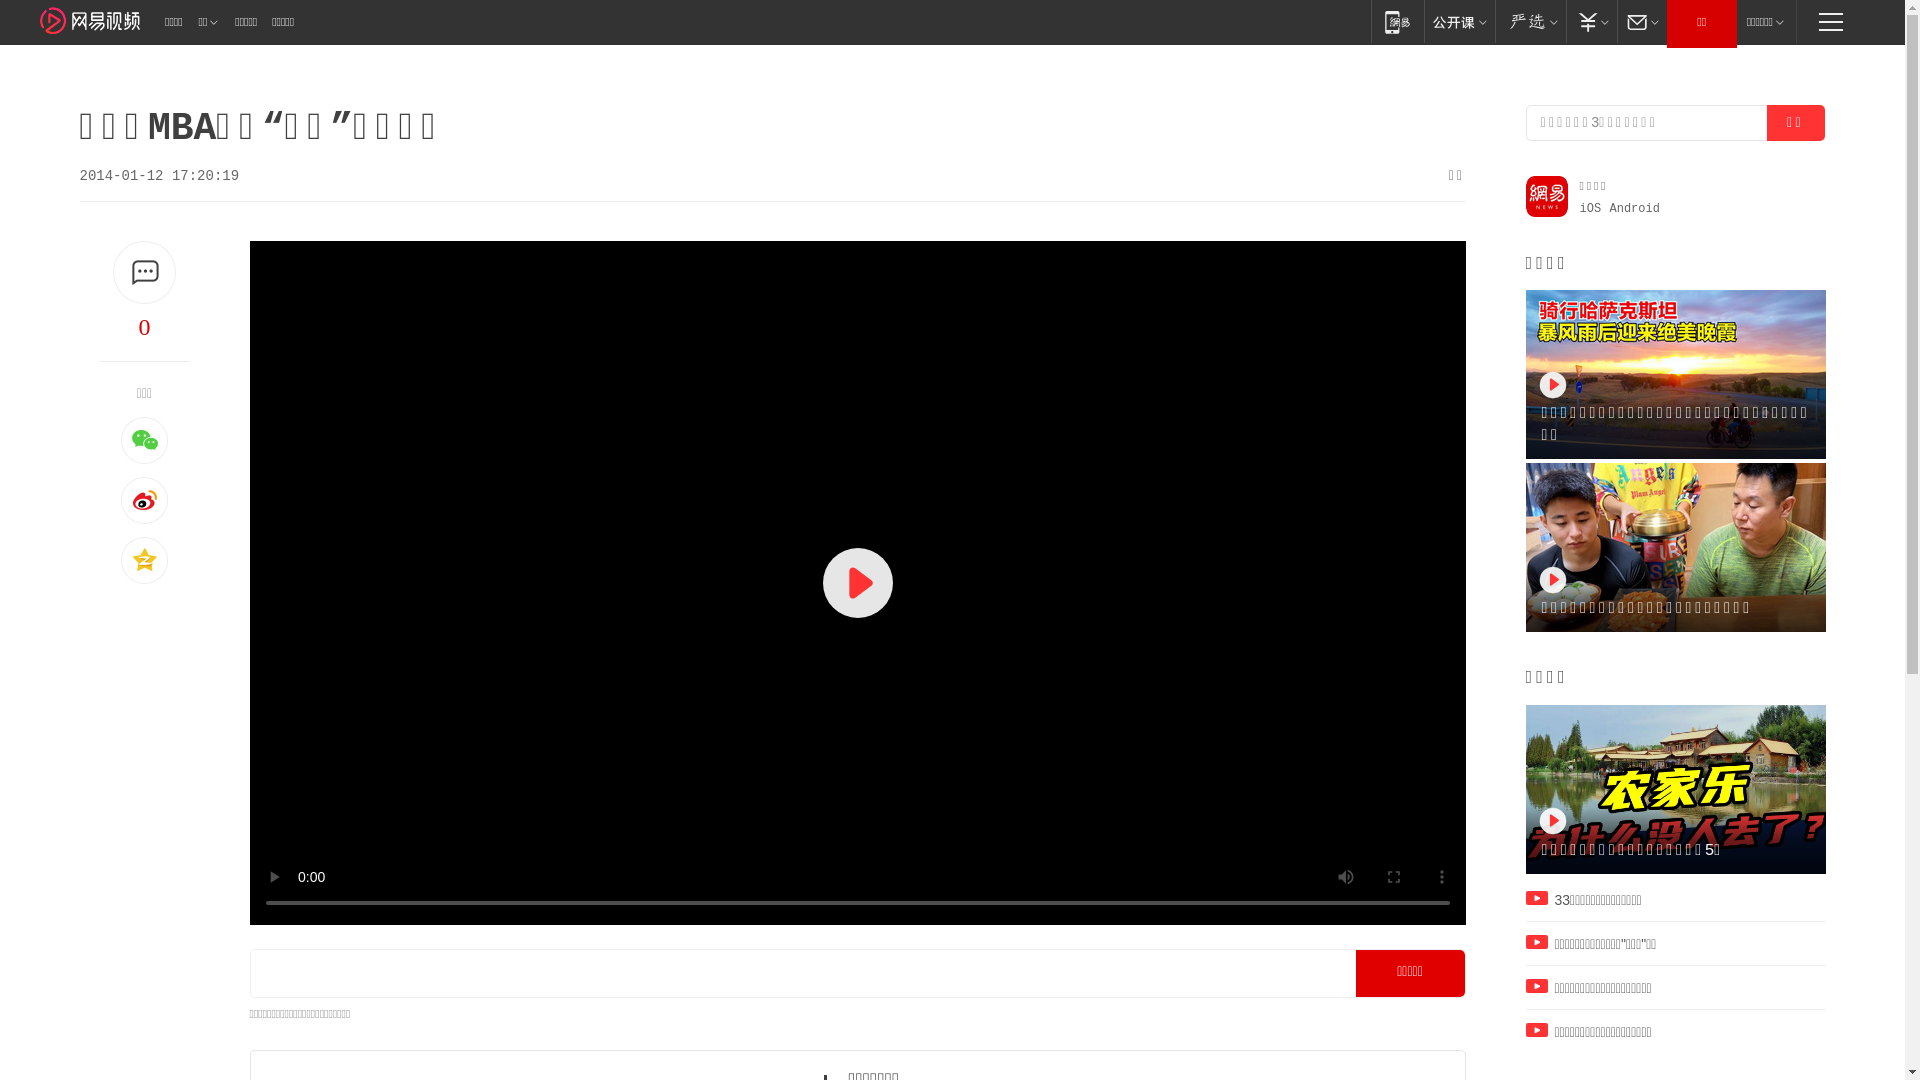 The image size is (1920, 1080). What do you see at coordinates (1635, 208) in the screenshot?
I see `'Android'` at bounding box center [1635, 208].